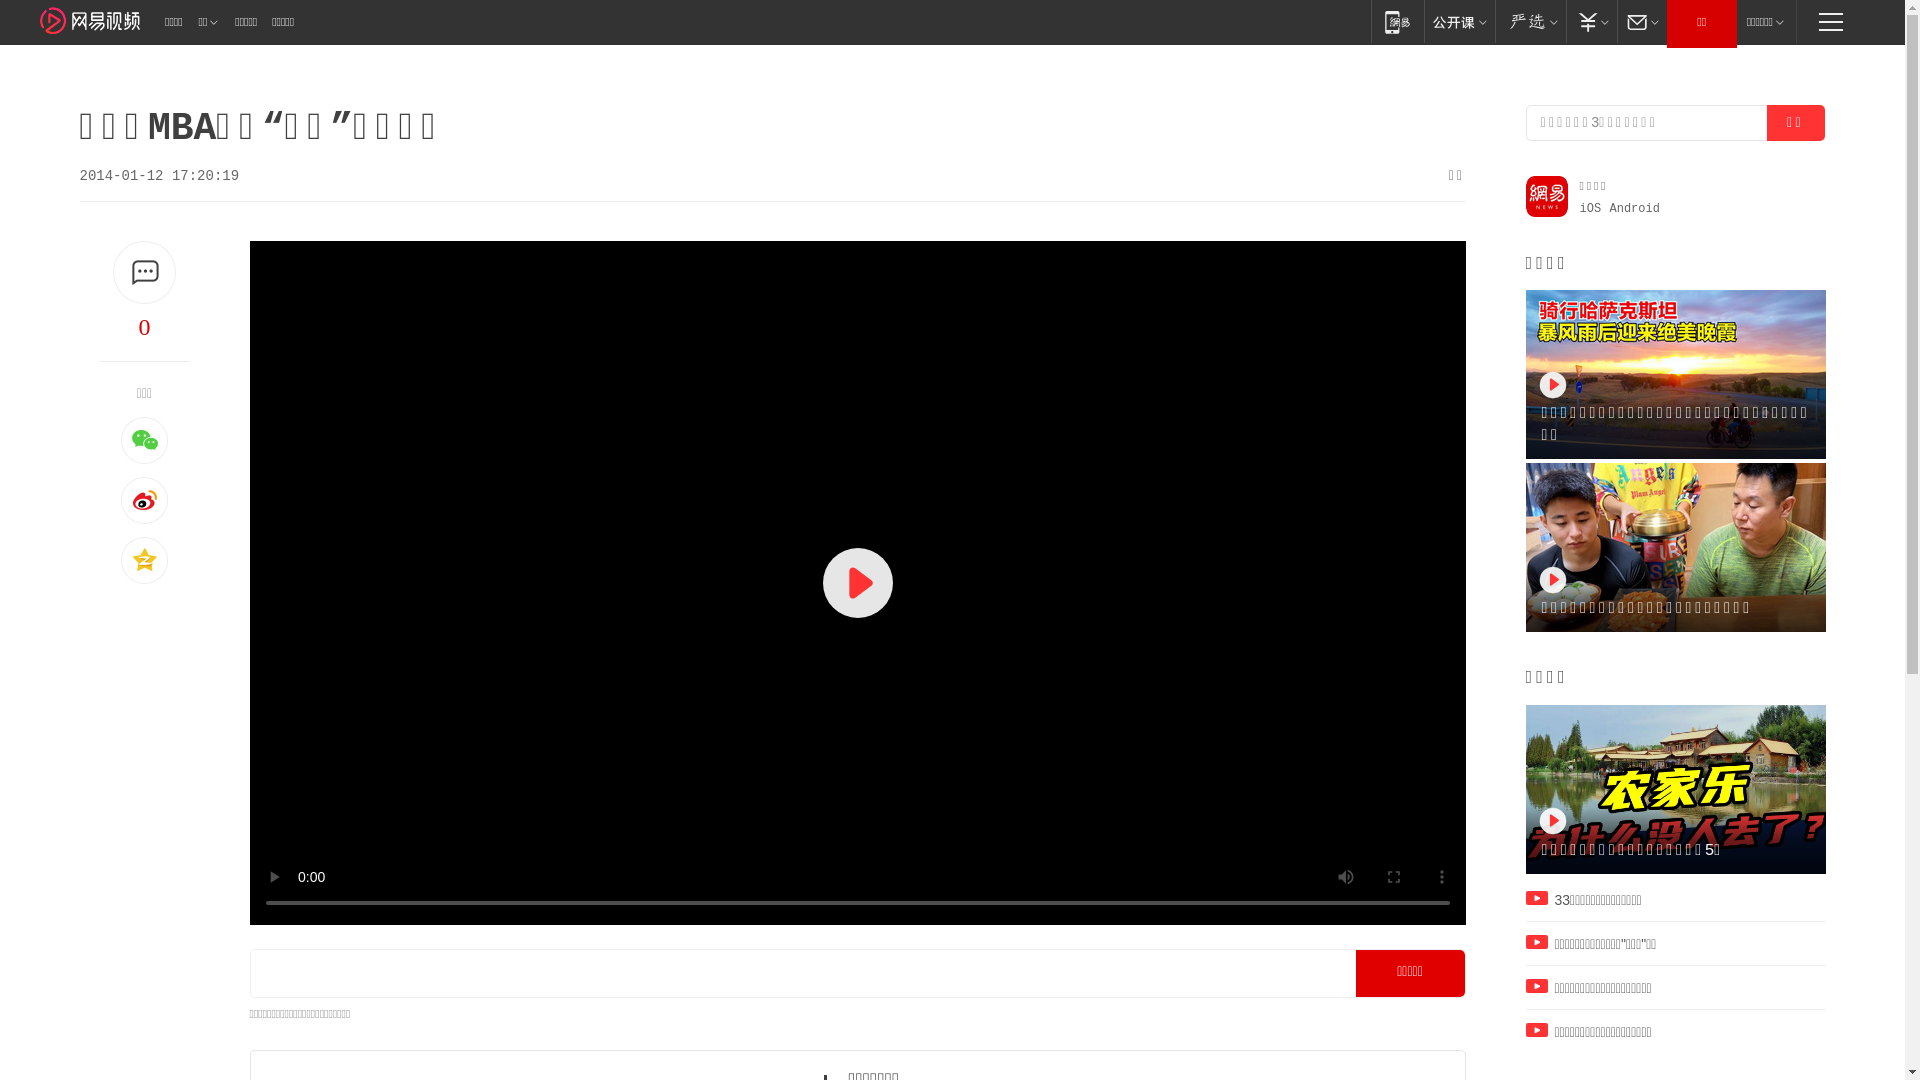 The image size is (1920, 1080). What do you see at coordinates (1635, 208) in the screenshot?
I see `'Android'` at bounding box center [1635, 208].